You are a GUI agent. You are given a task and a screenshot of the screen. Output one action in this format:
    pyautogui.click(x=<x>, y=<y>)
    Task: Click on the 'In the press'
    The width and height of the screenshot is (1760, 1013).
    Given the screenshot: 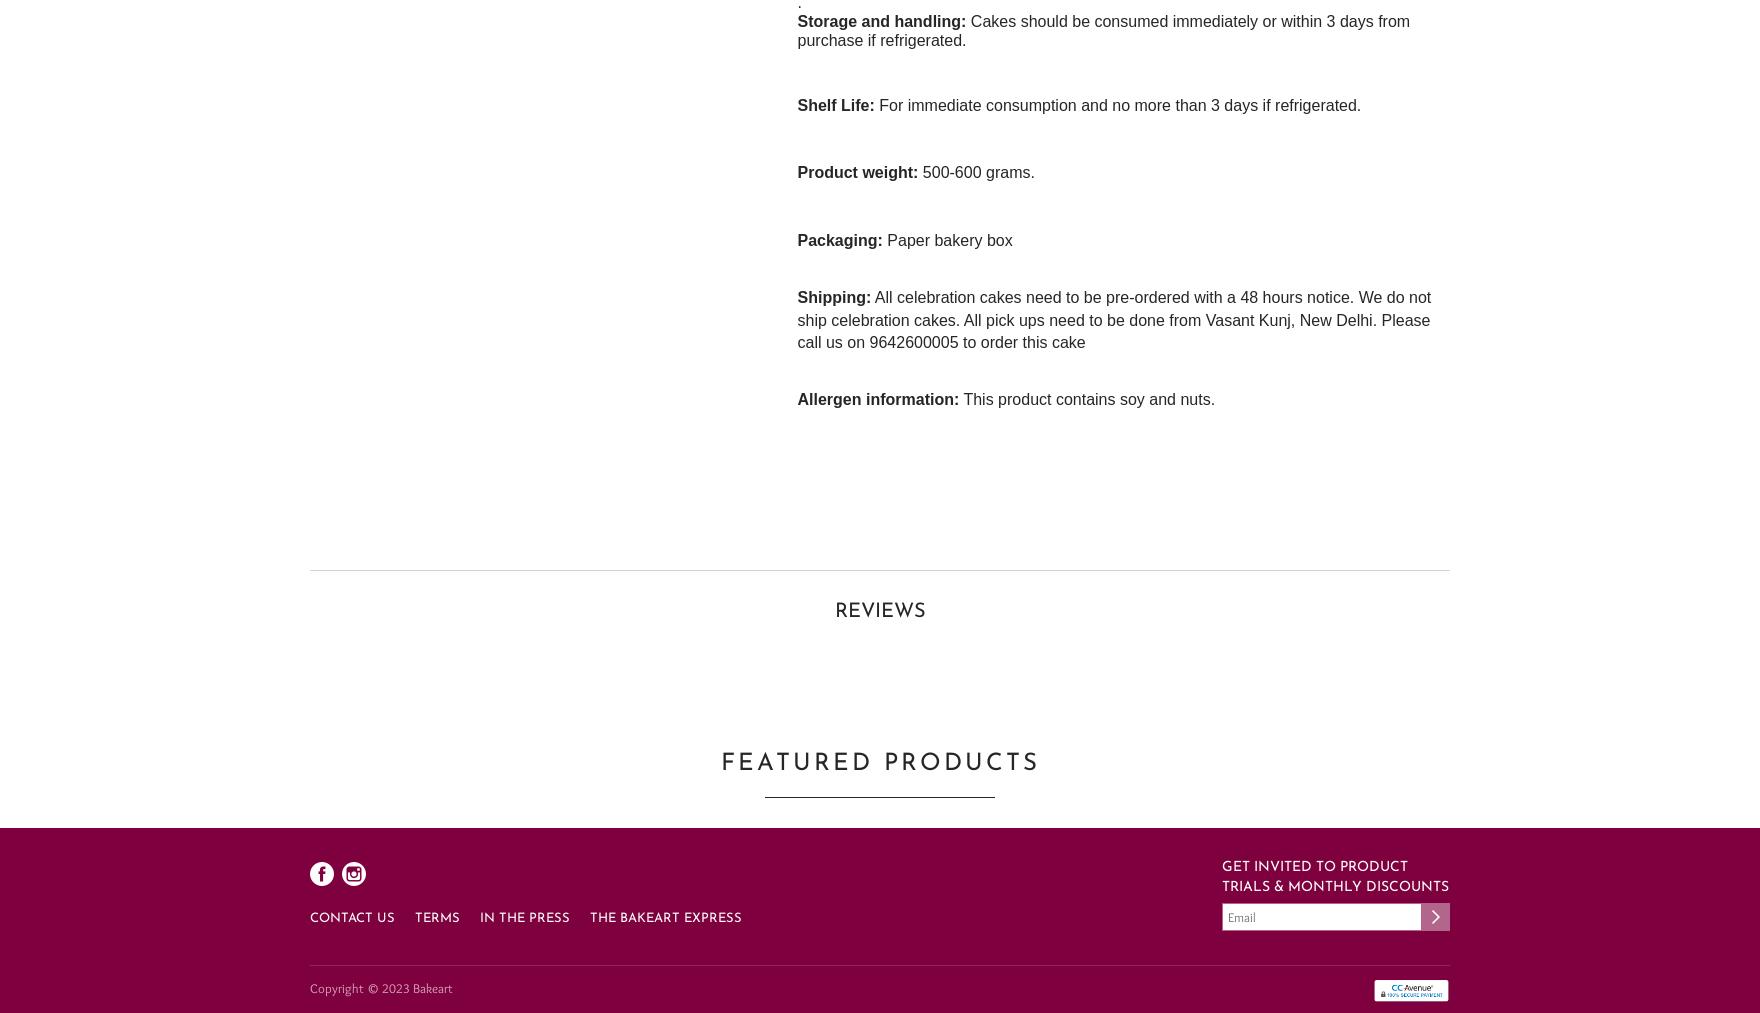 What is the action you would take?
    pyautogui.click(x=525, y=917)
    